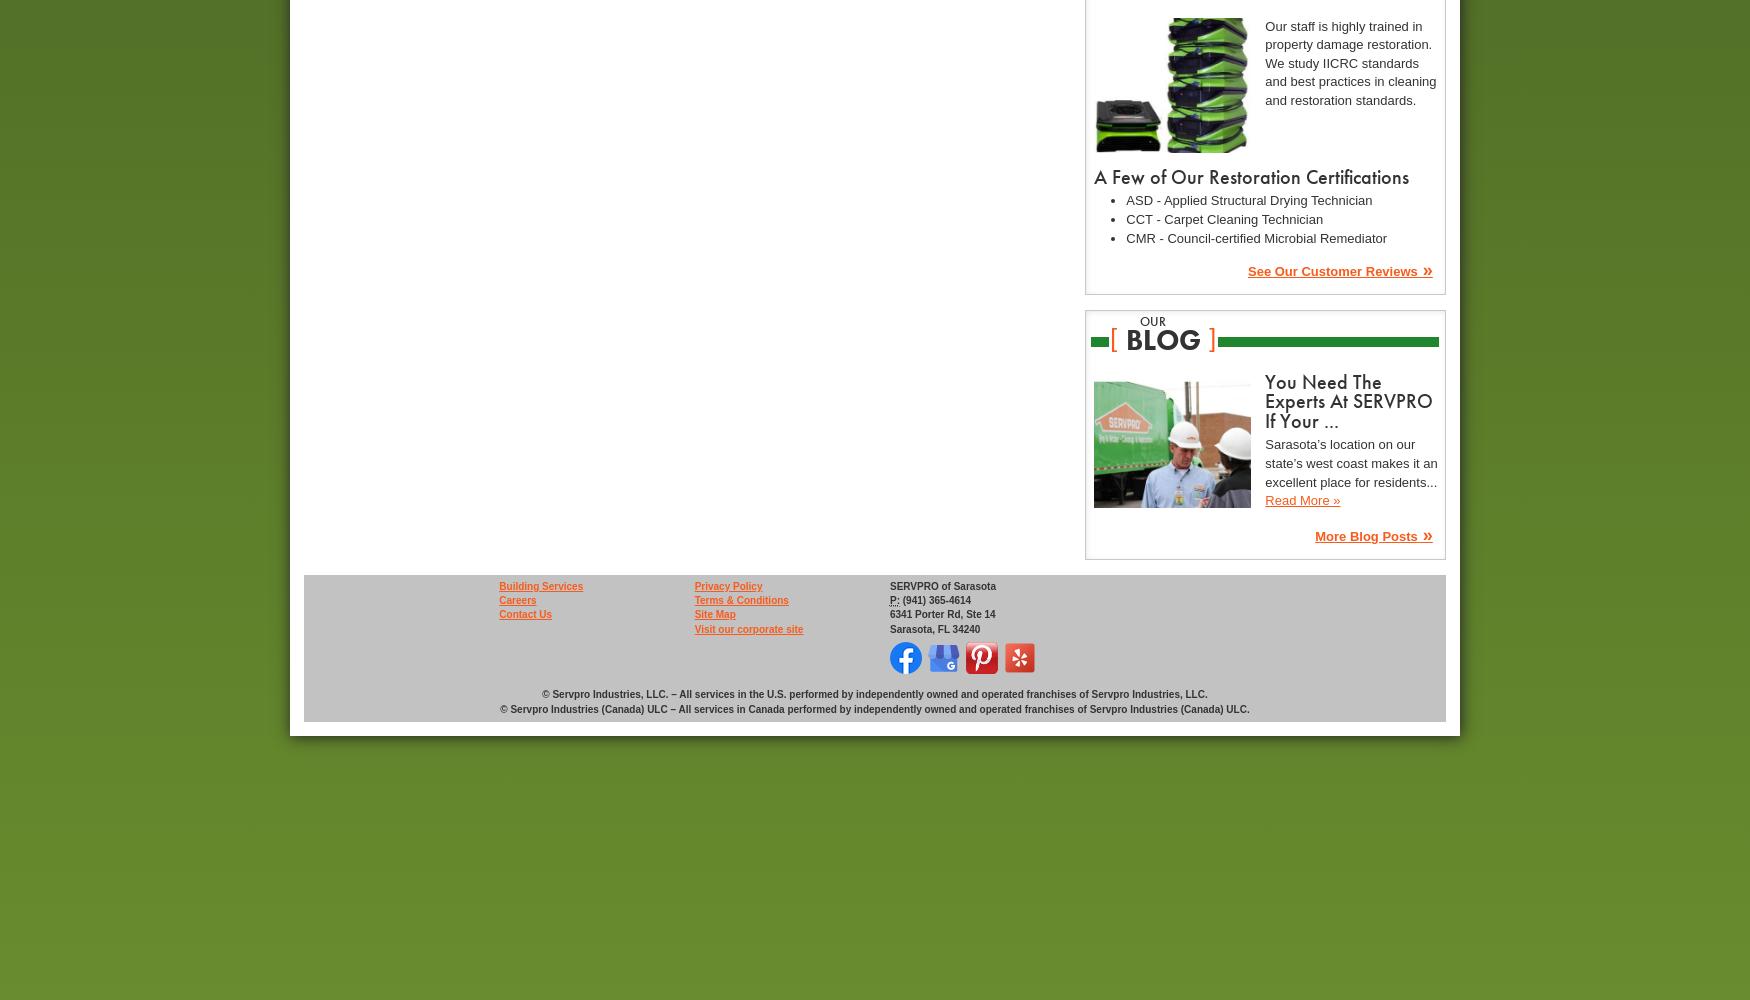  Describe the element at coordinates (899, 679) in the screenshot. I see `'9144'` at that location.